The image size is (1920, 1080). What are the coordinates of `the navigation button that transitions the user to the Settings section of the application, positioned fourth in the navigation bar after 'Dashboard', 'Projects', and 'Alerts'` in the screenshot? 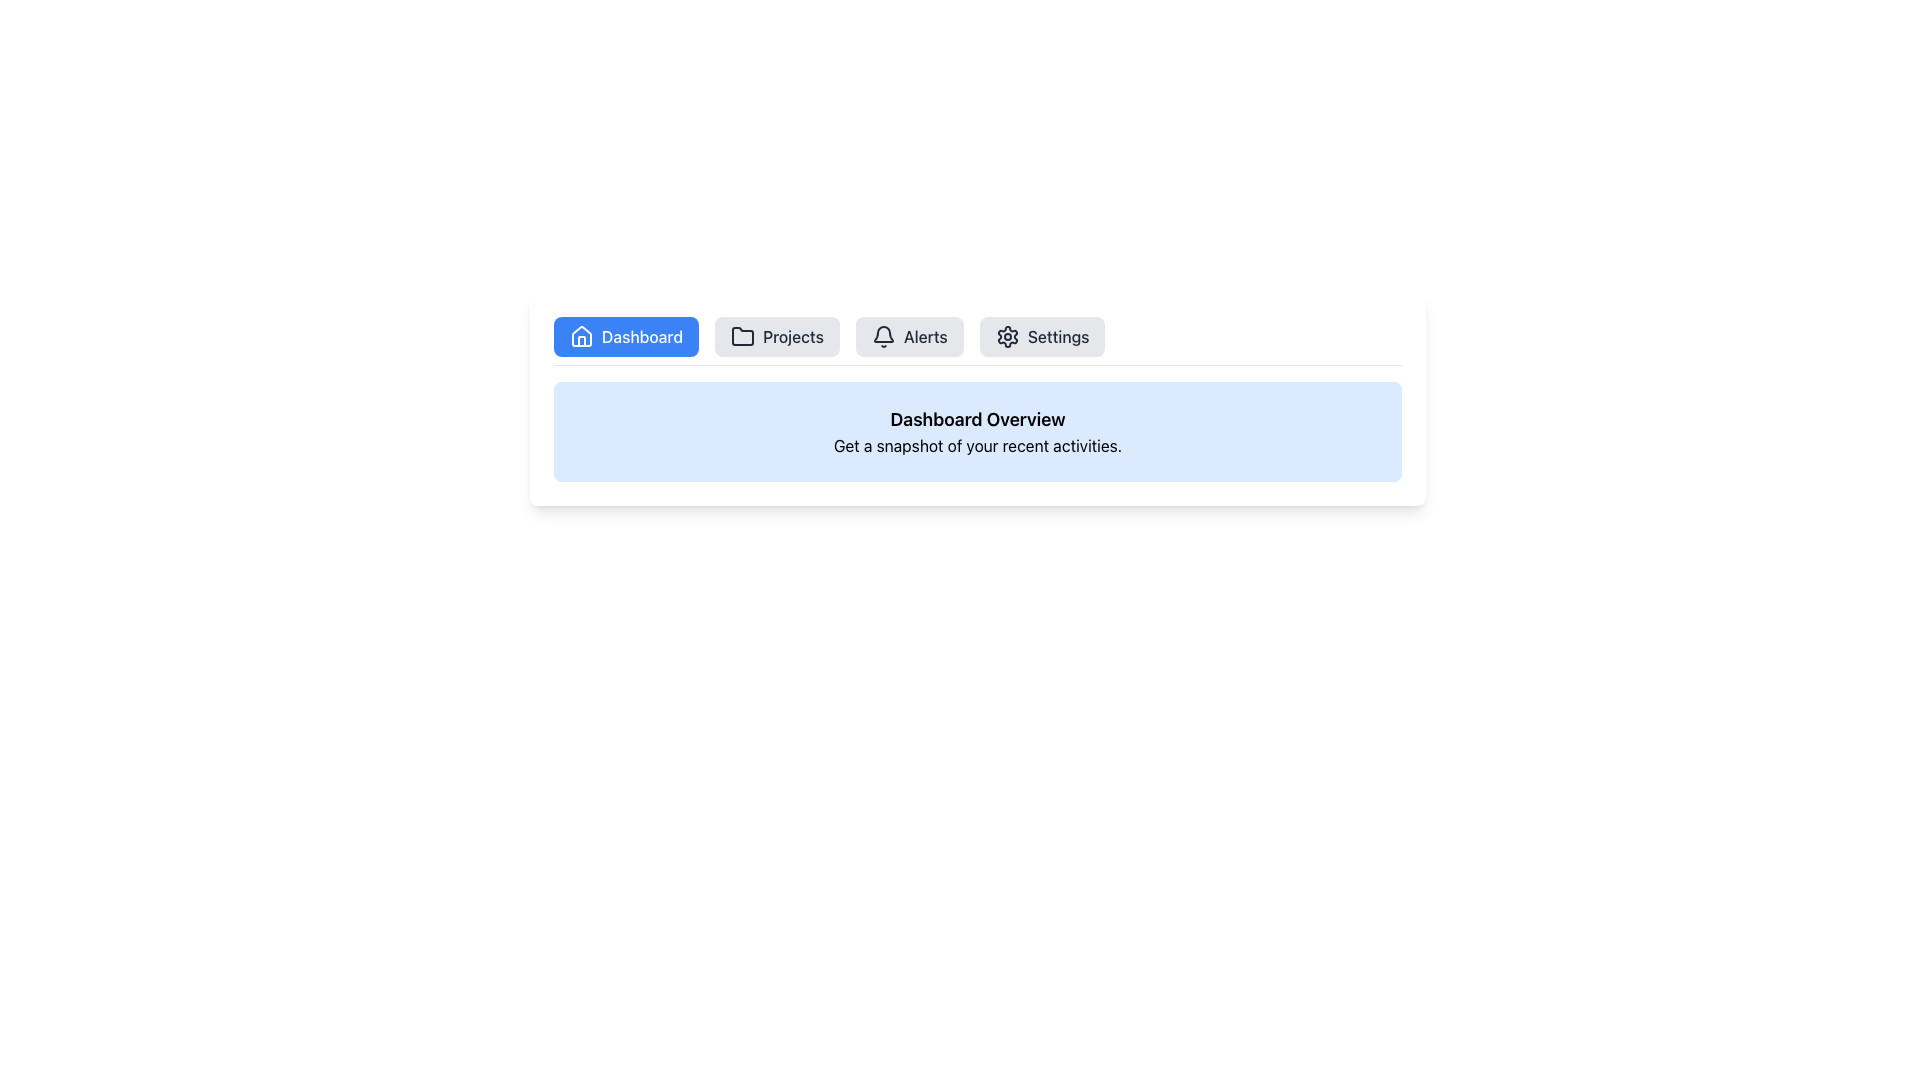 It's located at (1041, 335).